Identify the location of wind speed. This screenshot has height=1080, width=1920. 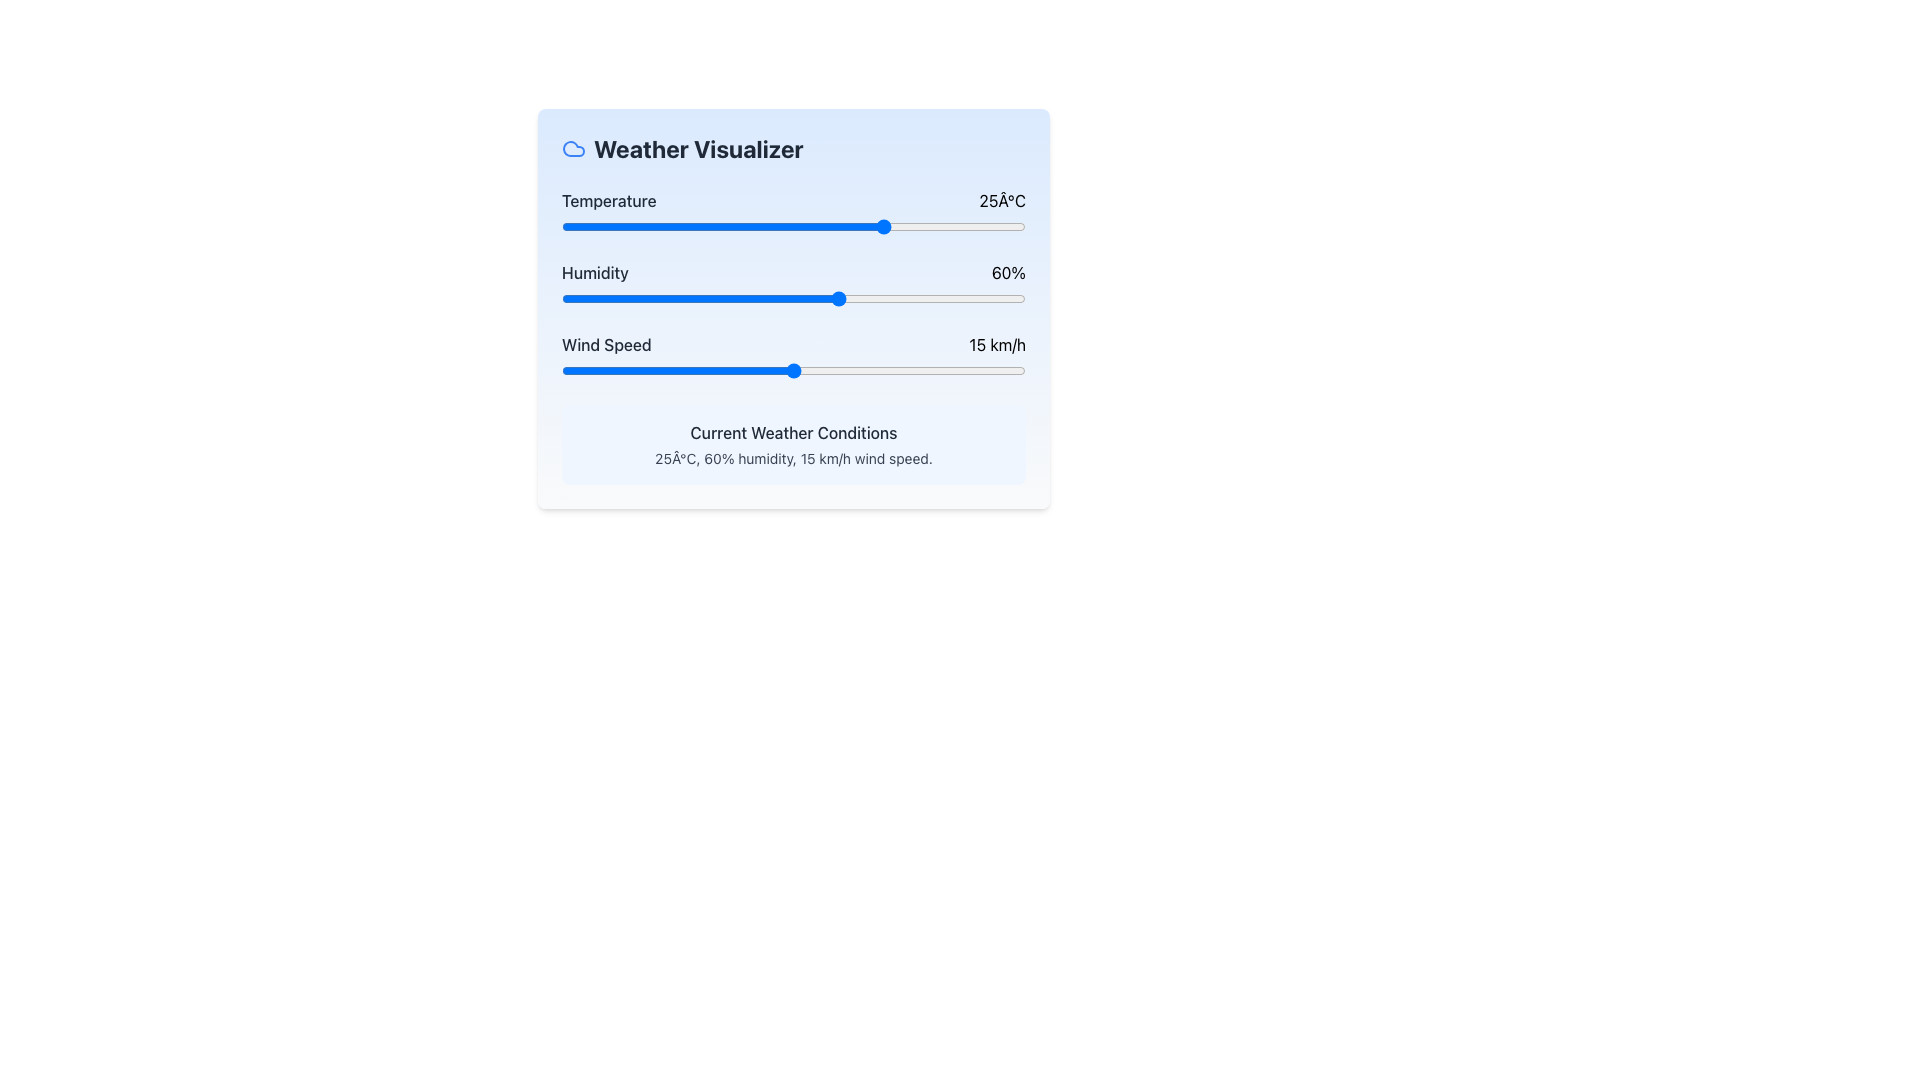
(792, 370).